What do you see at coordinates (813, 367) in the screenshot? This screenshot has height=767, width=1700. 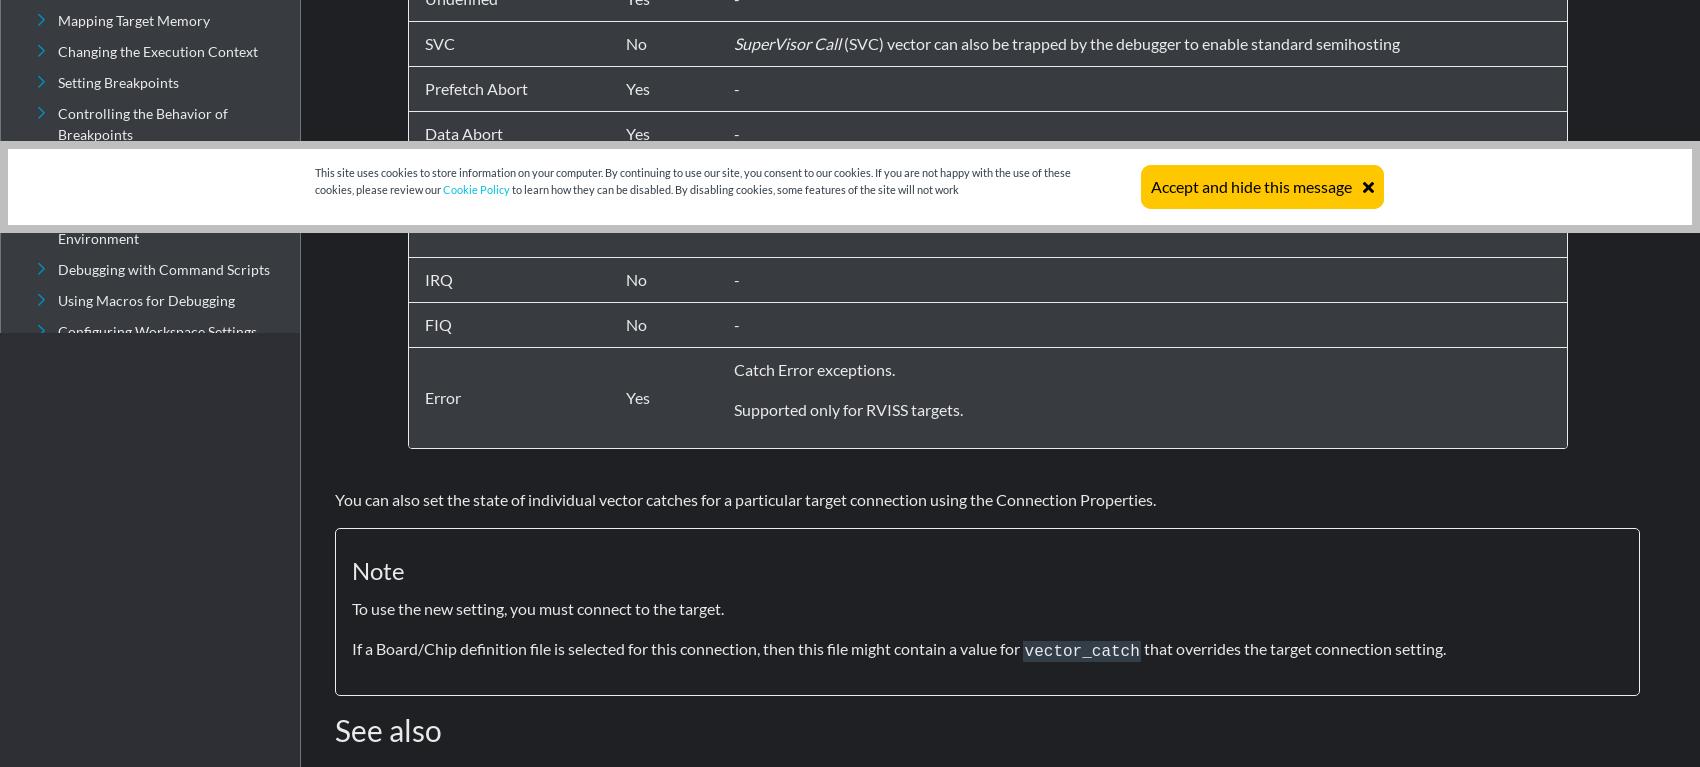 I see `'Catch Error exceptions.'` at bounding box center [813, 367].